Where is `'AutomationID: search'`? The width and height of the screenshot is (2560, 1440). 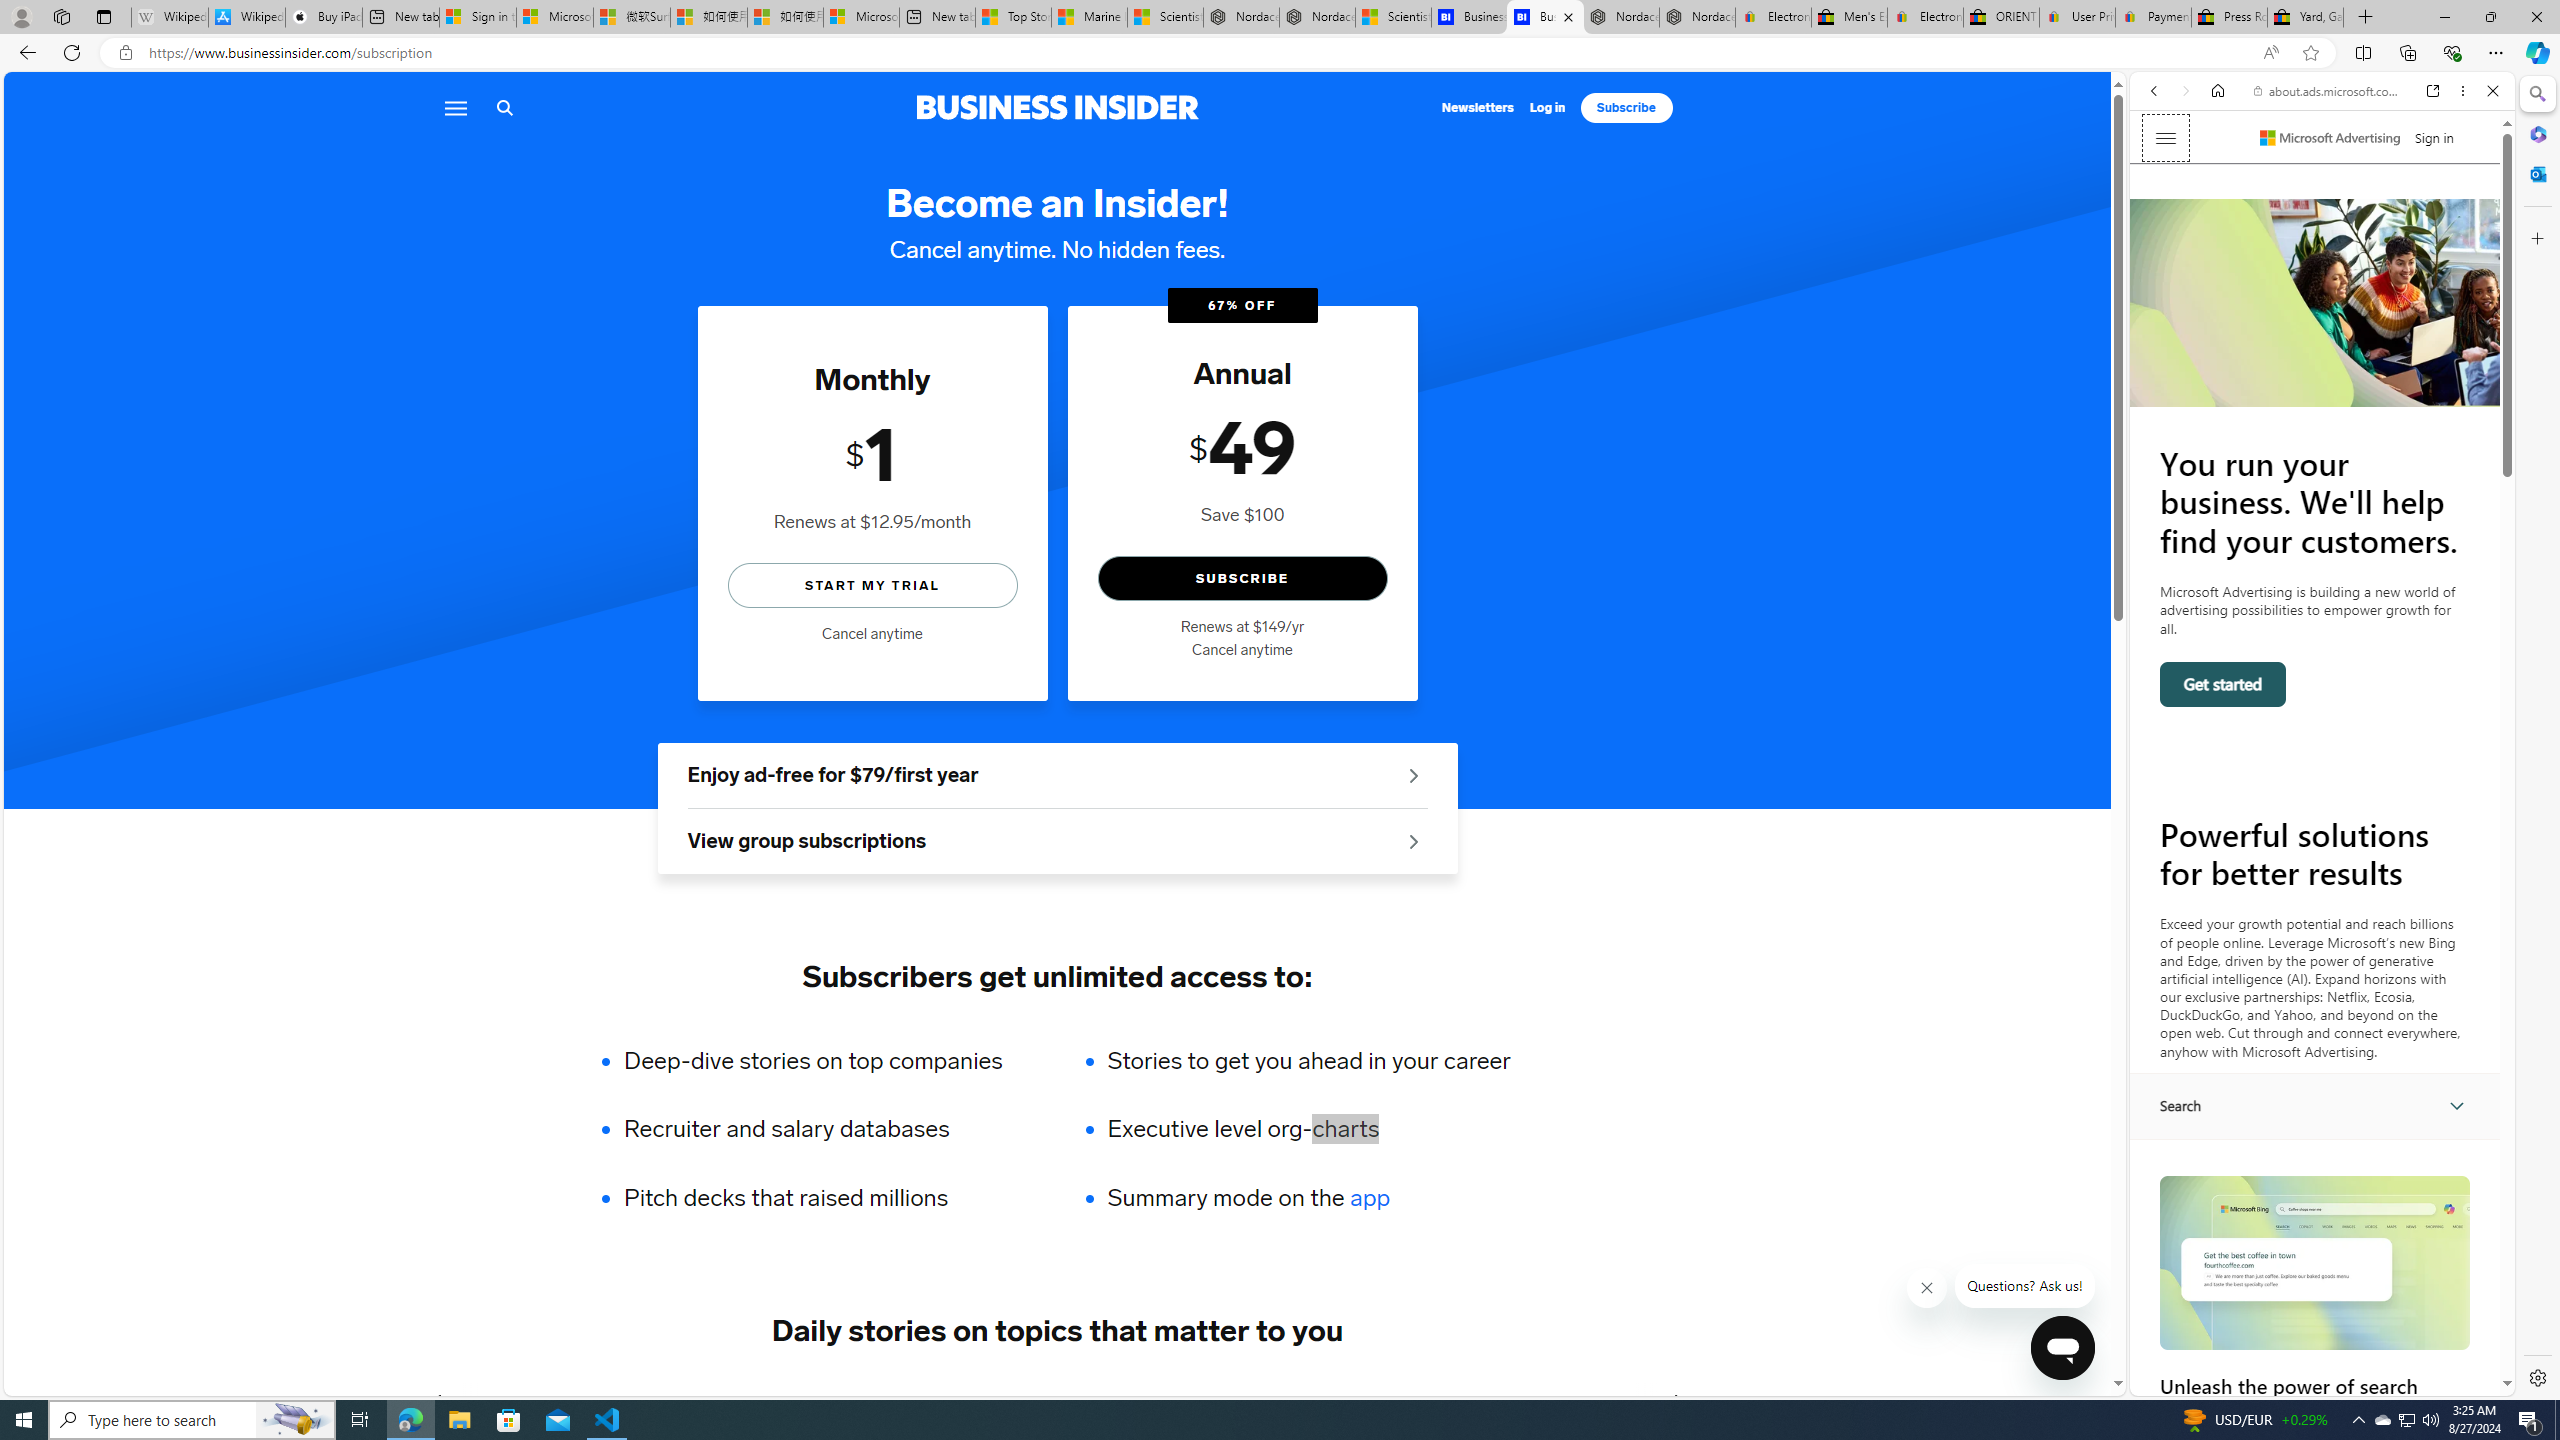
'AutomationID: search' is located at coordinates (2315, 1104).